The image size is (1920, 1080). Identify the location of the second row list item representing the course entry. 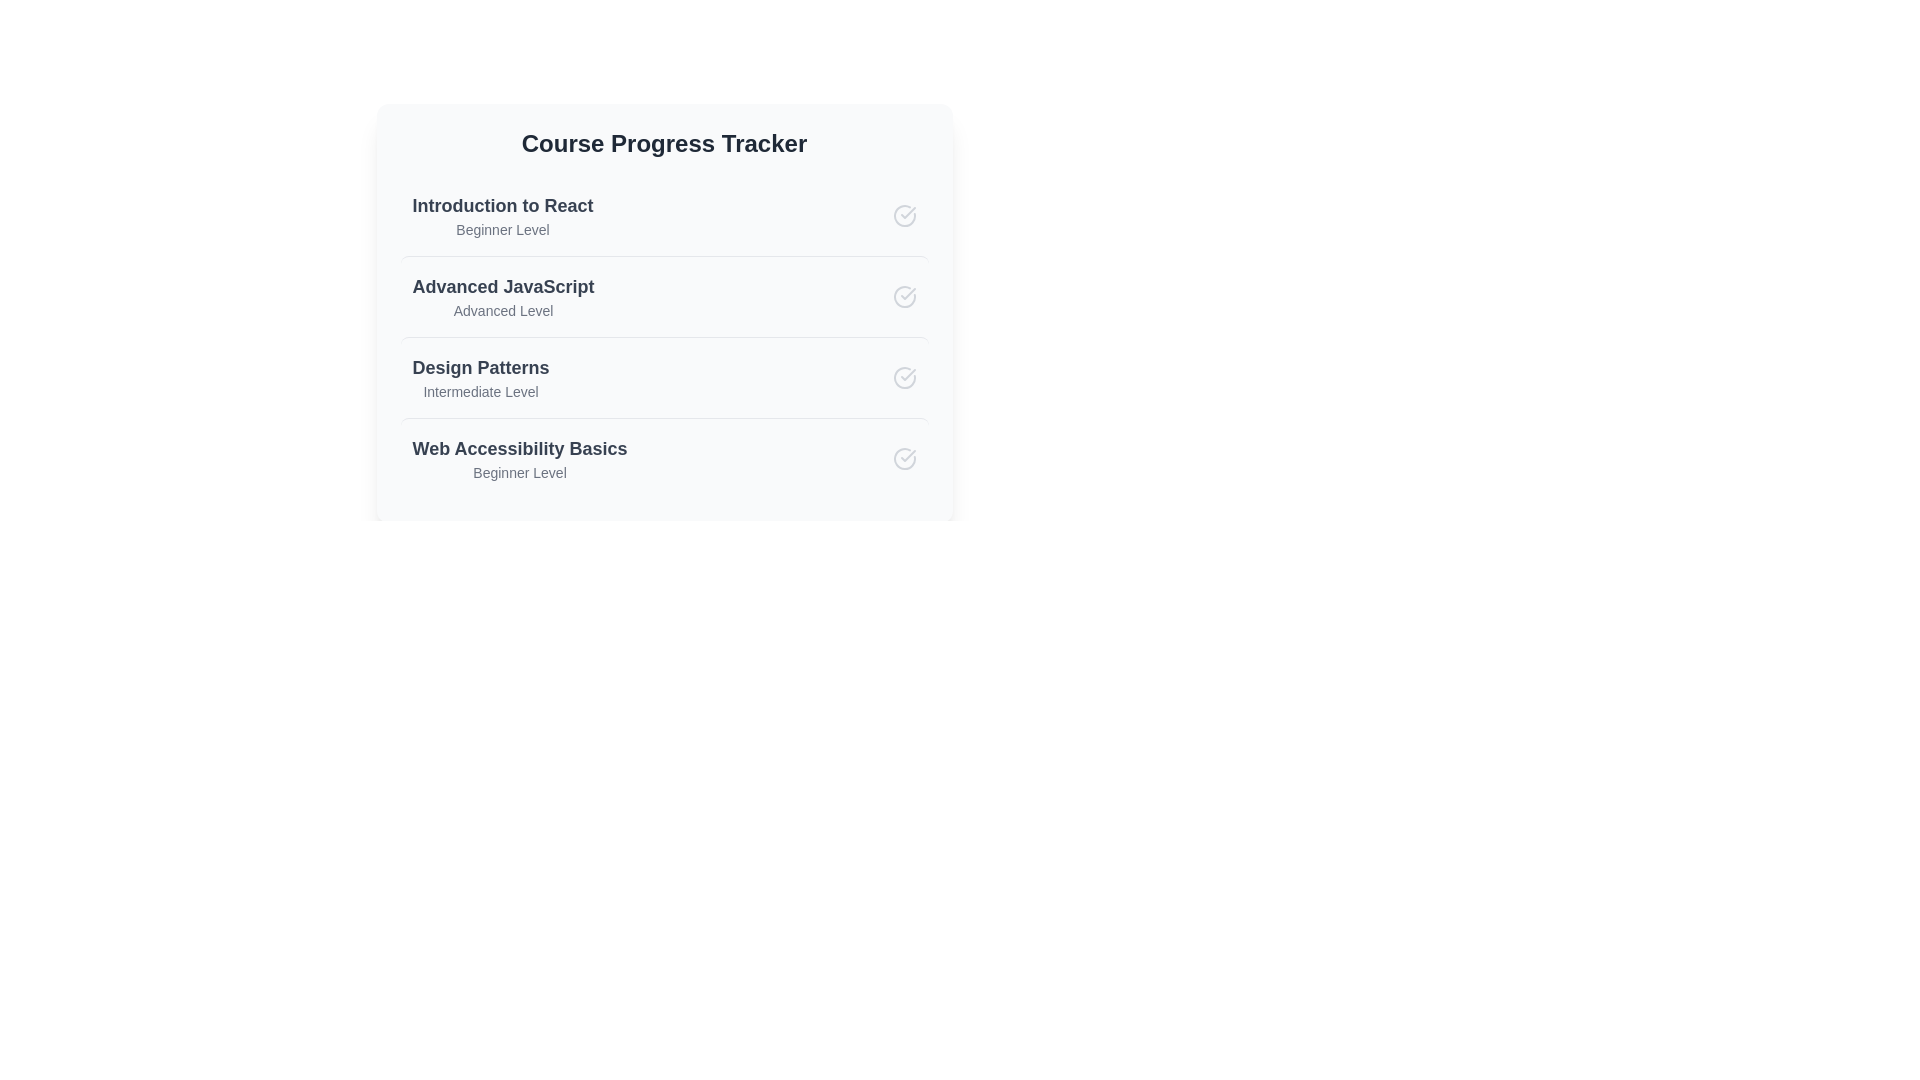
(664, 300).